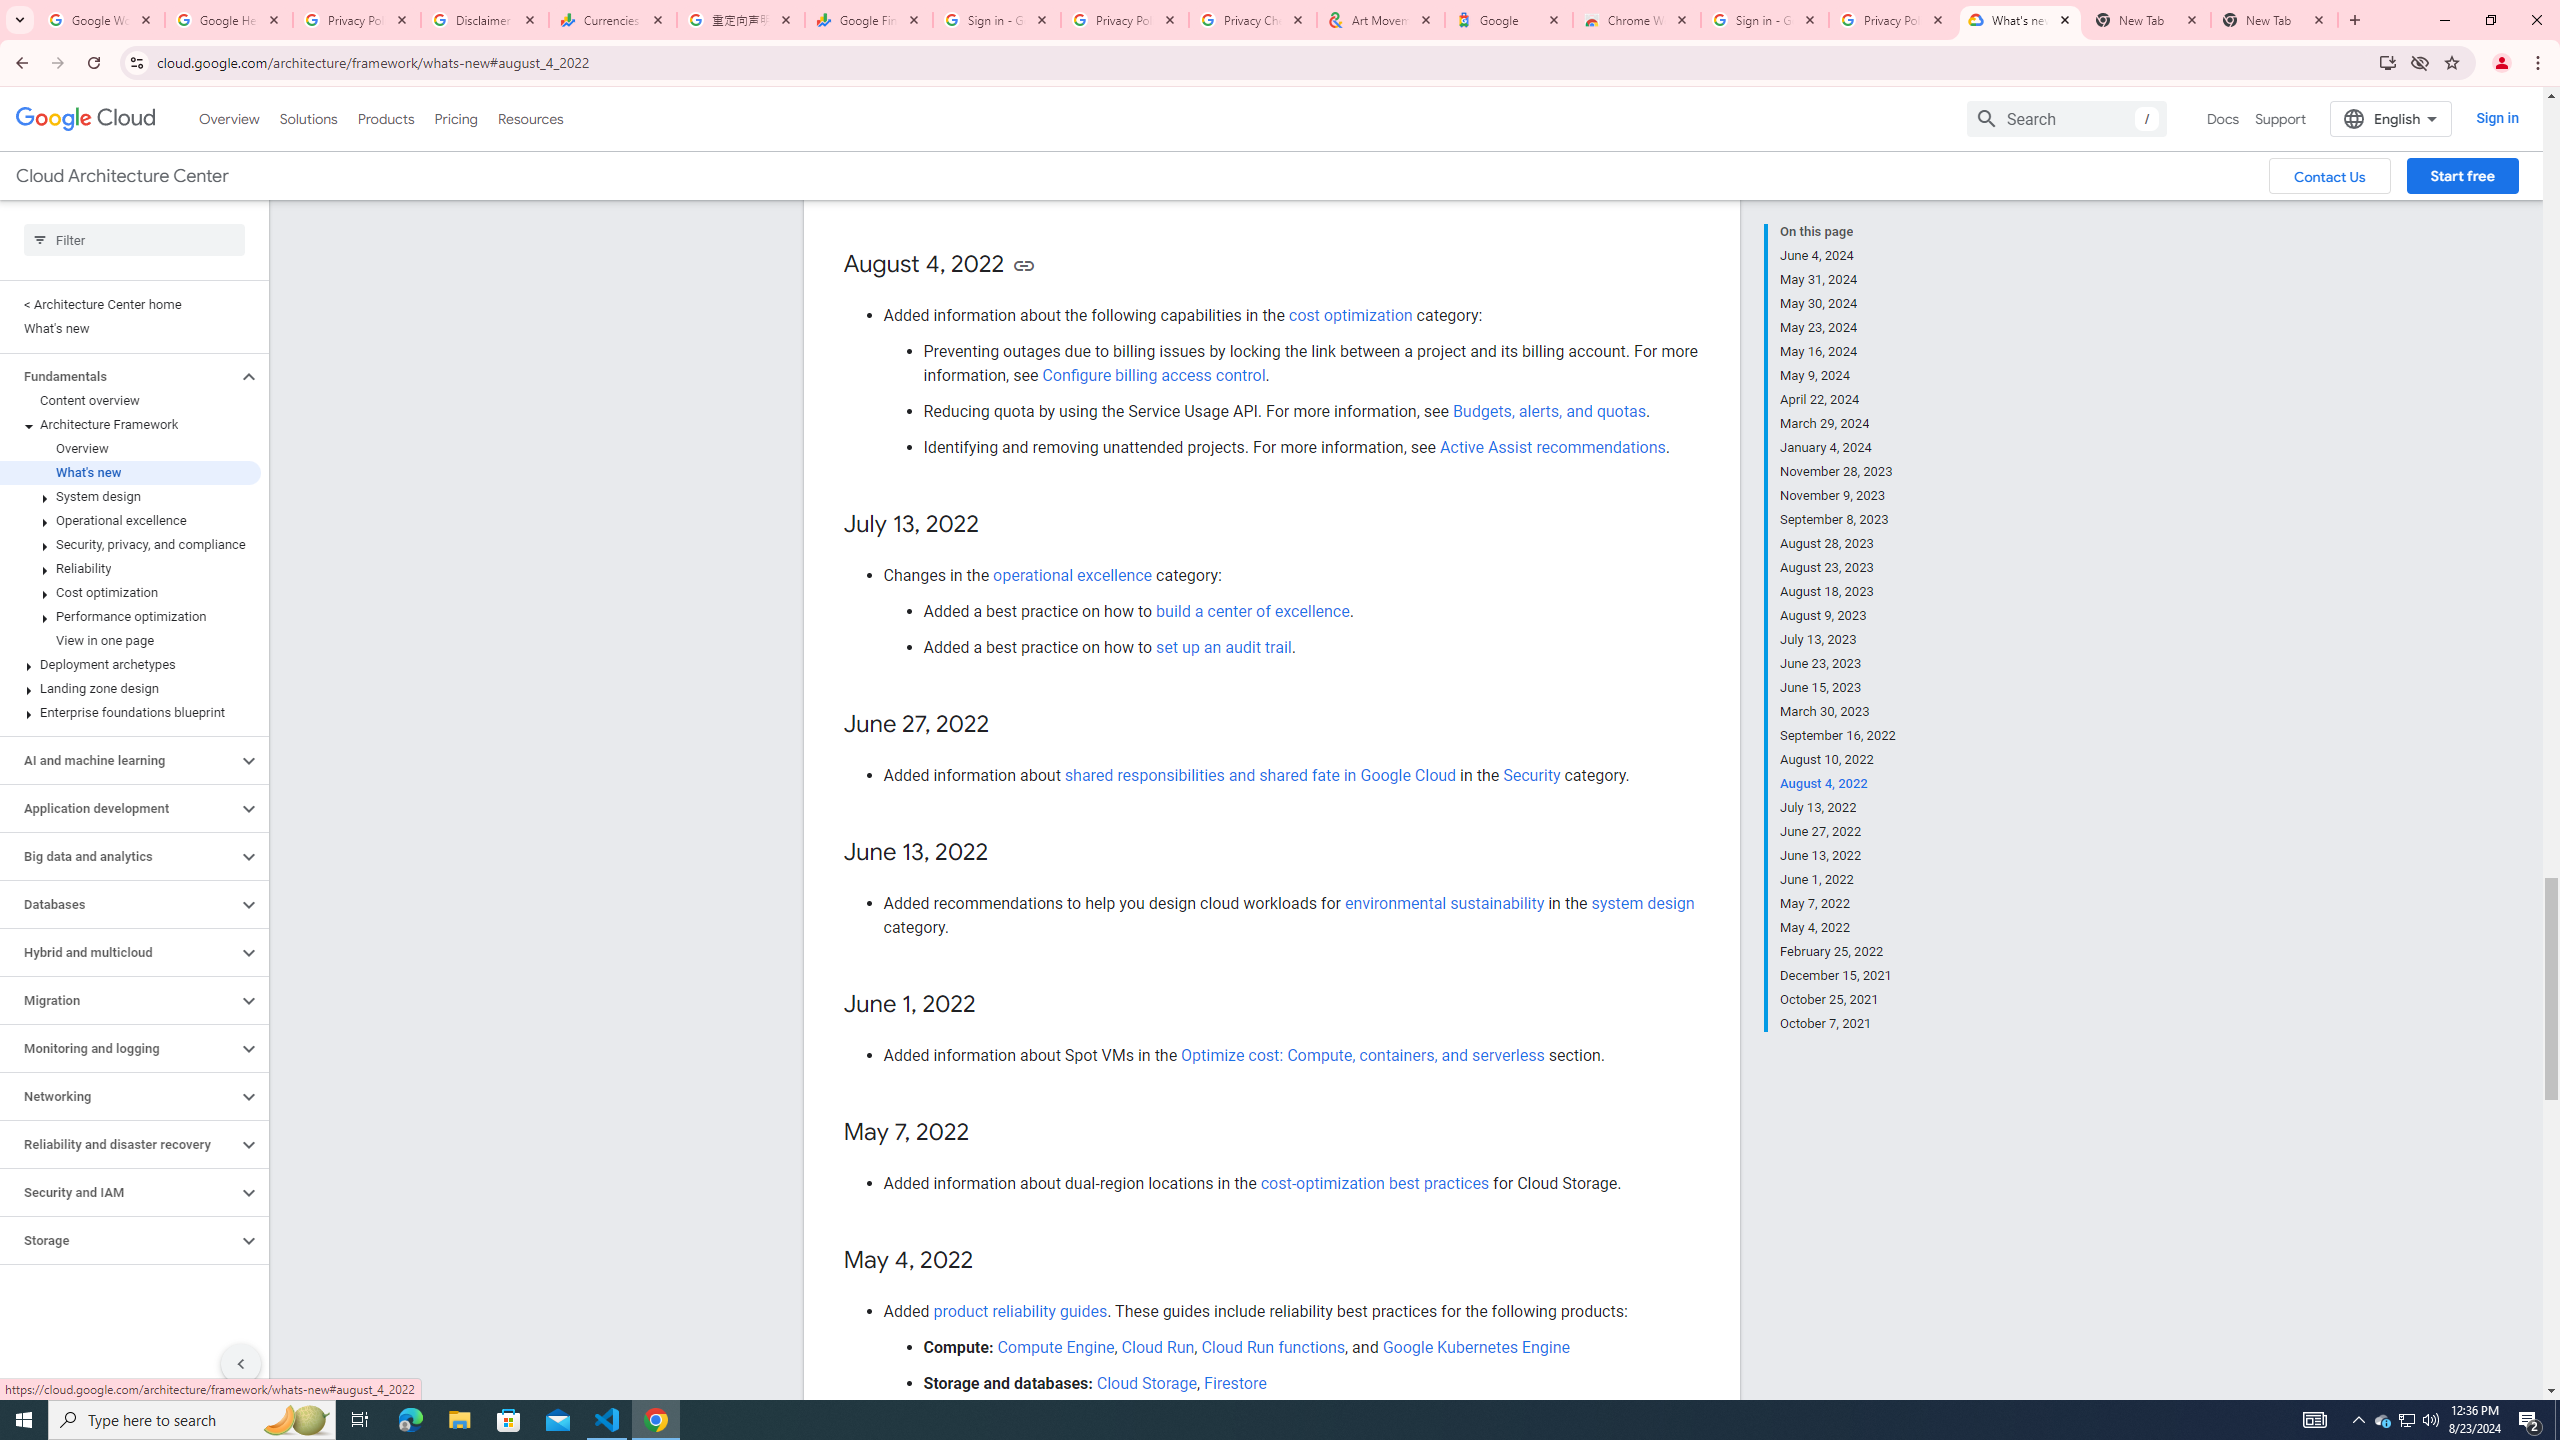 This screenshot has height=1440, width=2560. Describe the element at coordinates (118, 1240) in the screenshot. I see `'Storage'` at that location.